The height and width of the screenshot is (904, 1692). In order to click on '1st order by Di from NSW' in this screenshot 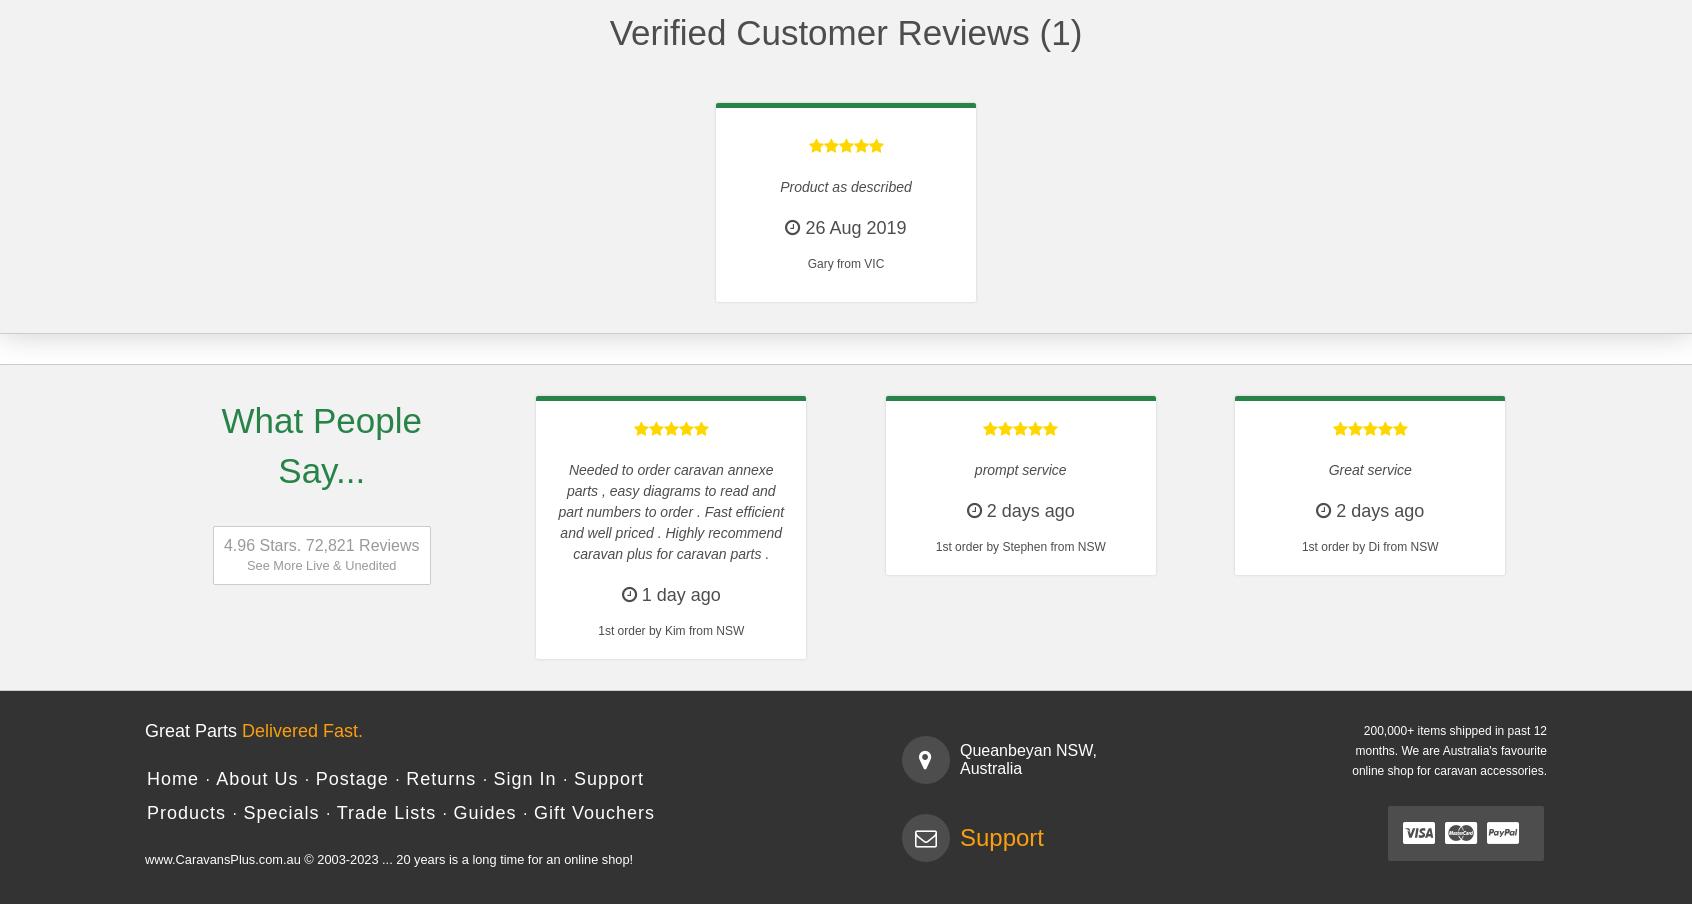, I will do `click(1369, 547)`.